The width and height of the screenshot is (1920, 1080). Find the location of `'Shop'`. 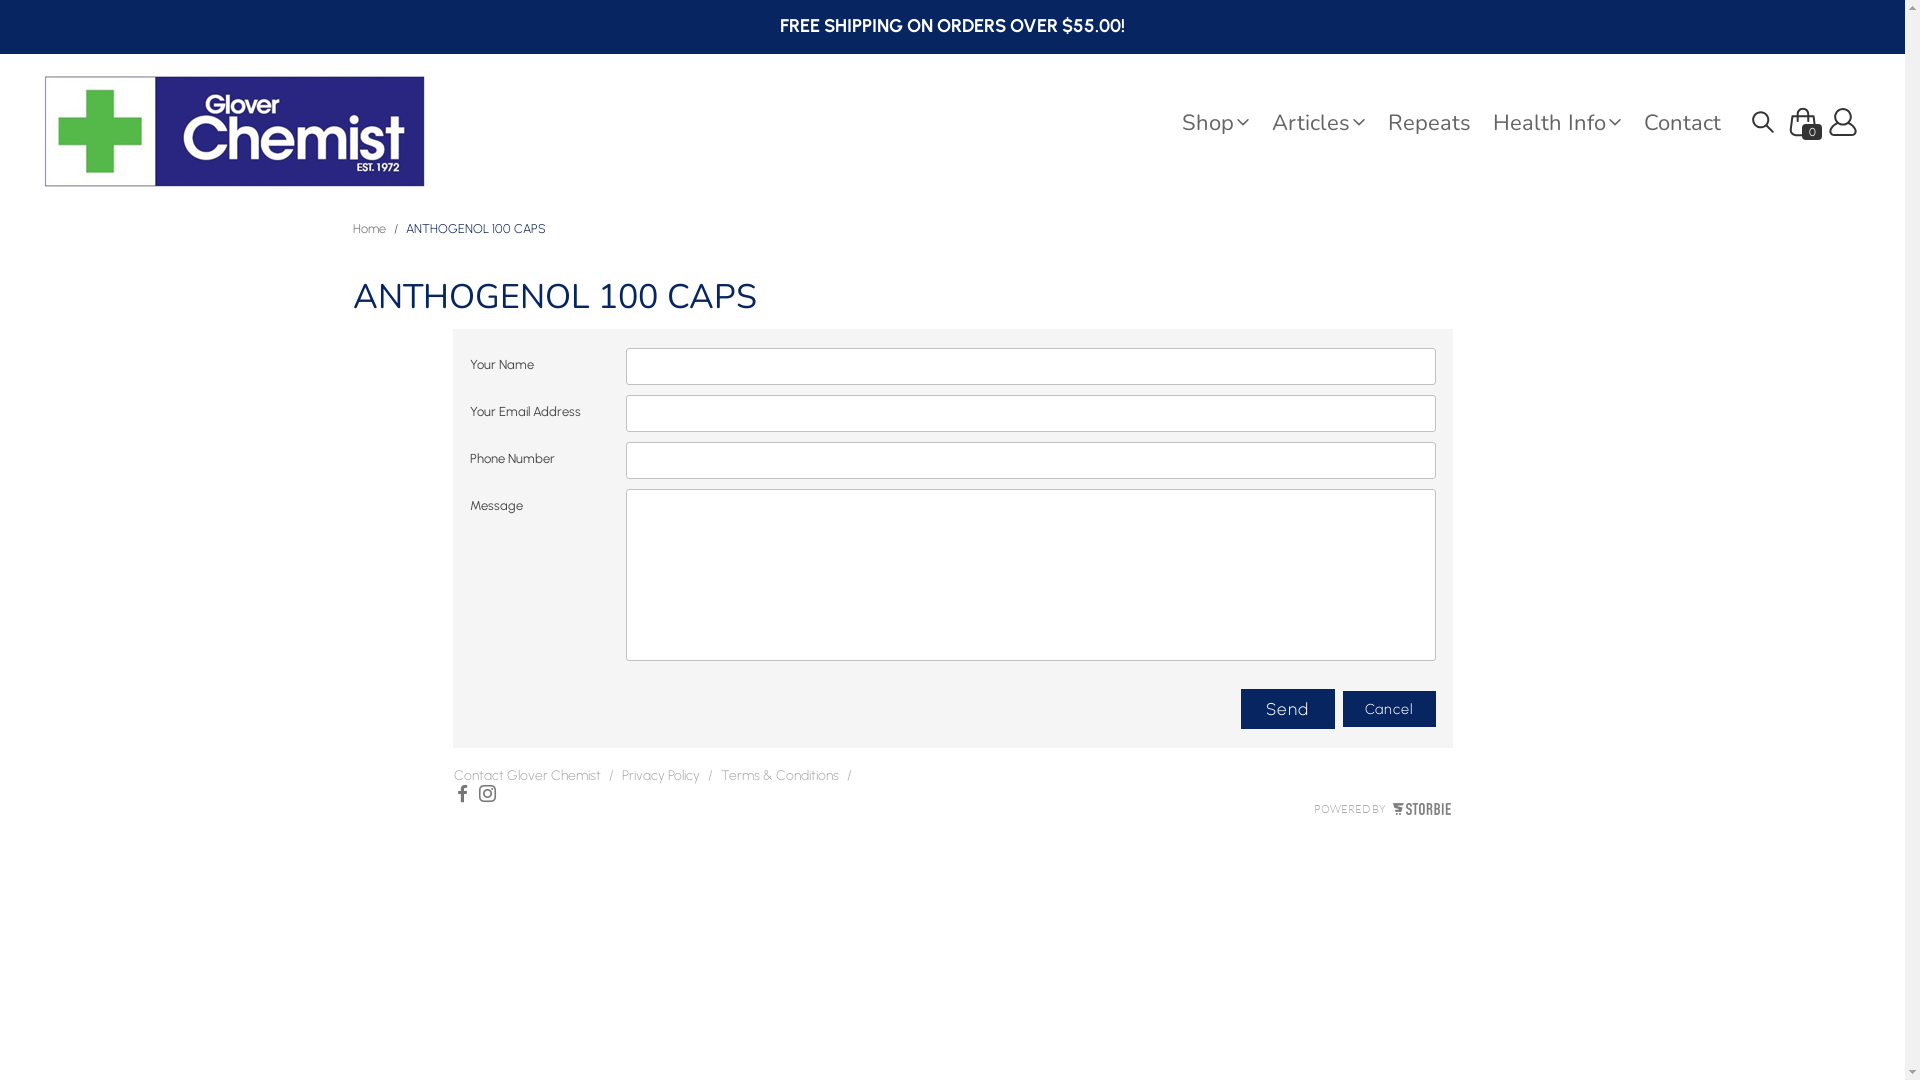

'Shop' is located at coordinates (1226, 123).